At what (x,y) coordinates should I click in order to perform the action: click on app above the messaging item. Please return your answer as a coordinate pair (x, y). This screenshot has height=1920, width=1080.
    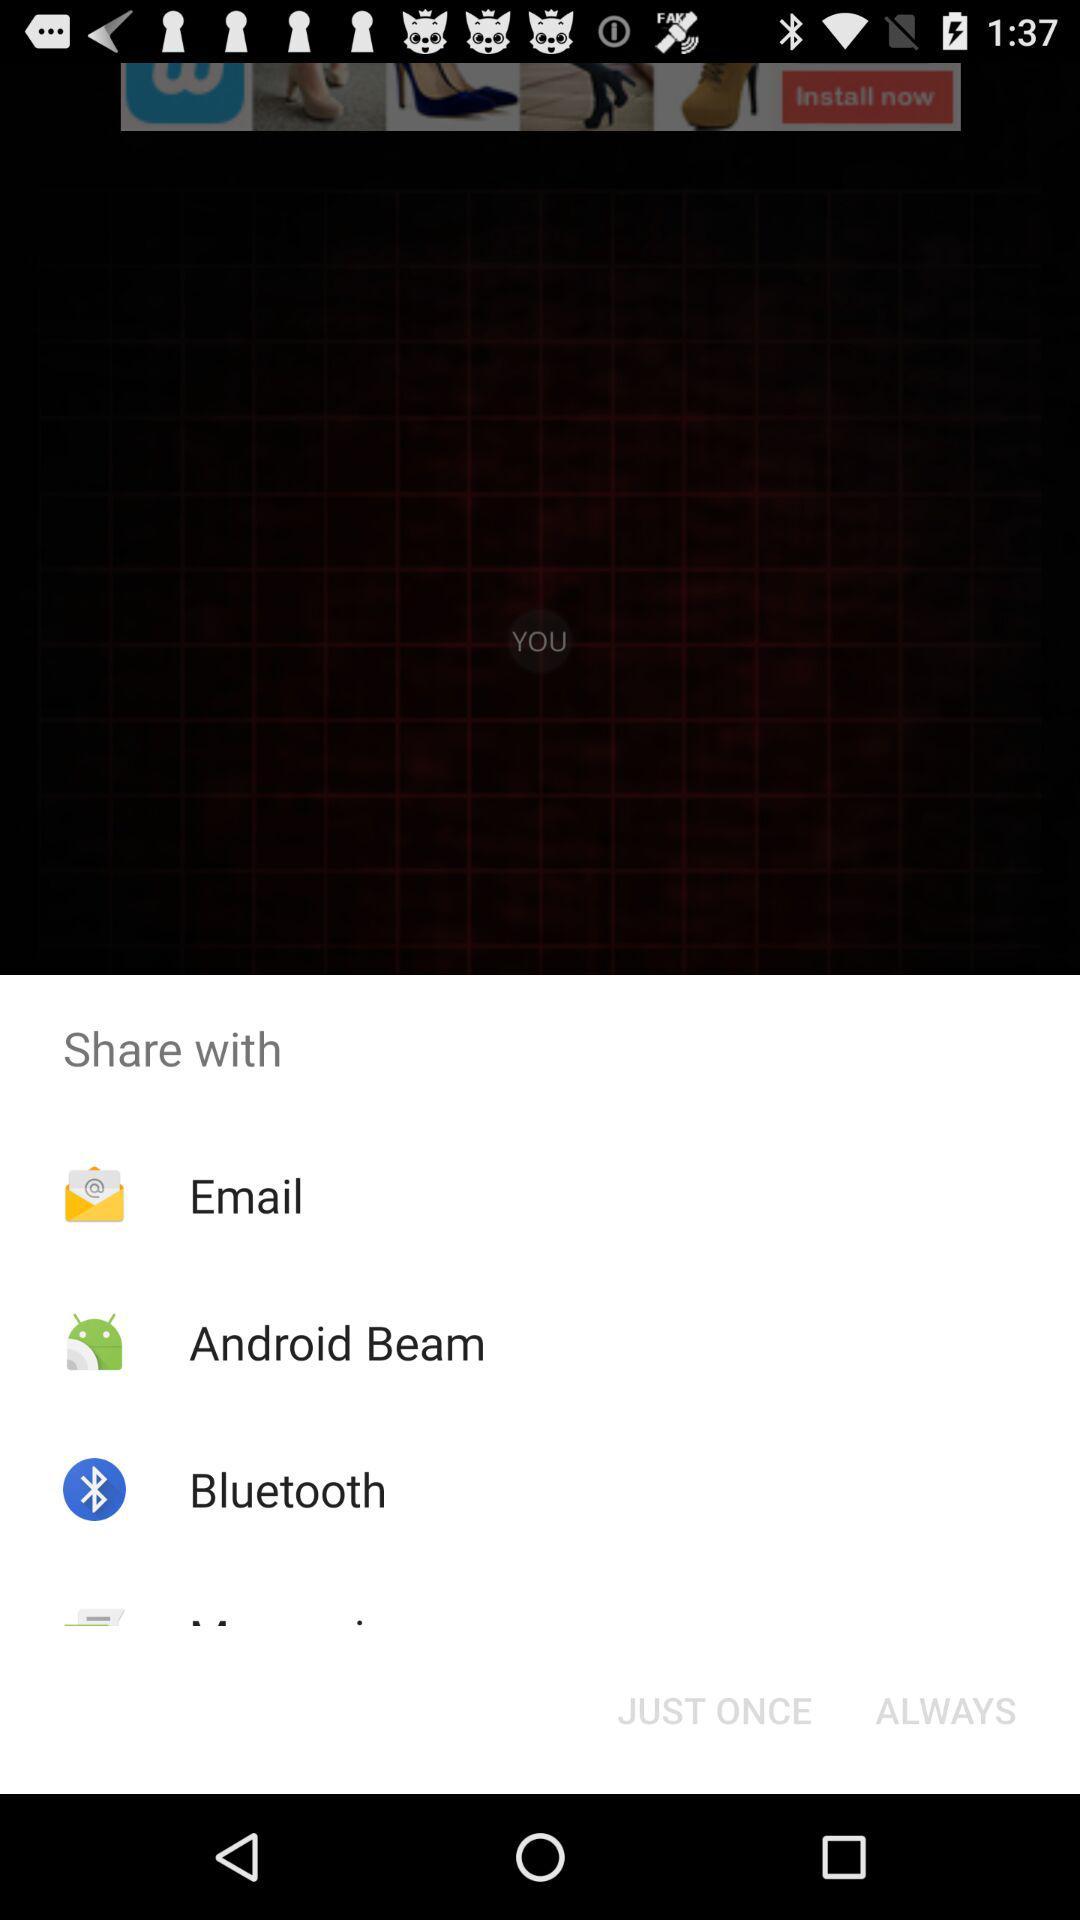
    Looking at the image, I should click on (288, 1489).